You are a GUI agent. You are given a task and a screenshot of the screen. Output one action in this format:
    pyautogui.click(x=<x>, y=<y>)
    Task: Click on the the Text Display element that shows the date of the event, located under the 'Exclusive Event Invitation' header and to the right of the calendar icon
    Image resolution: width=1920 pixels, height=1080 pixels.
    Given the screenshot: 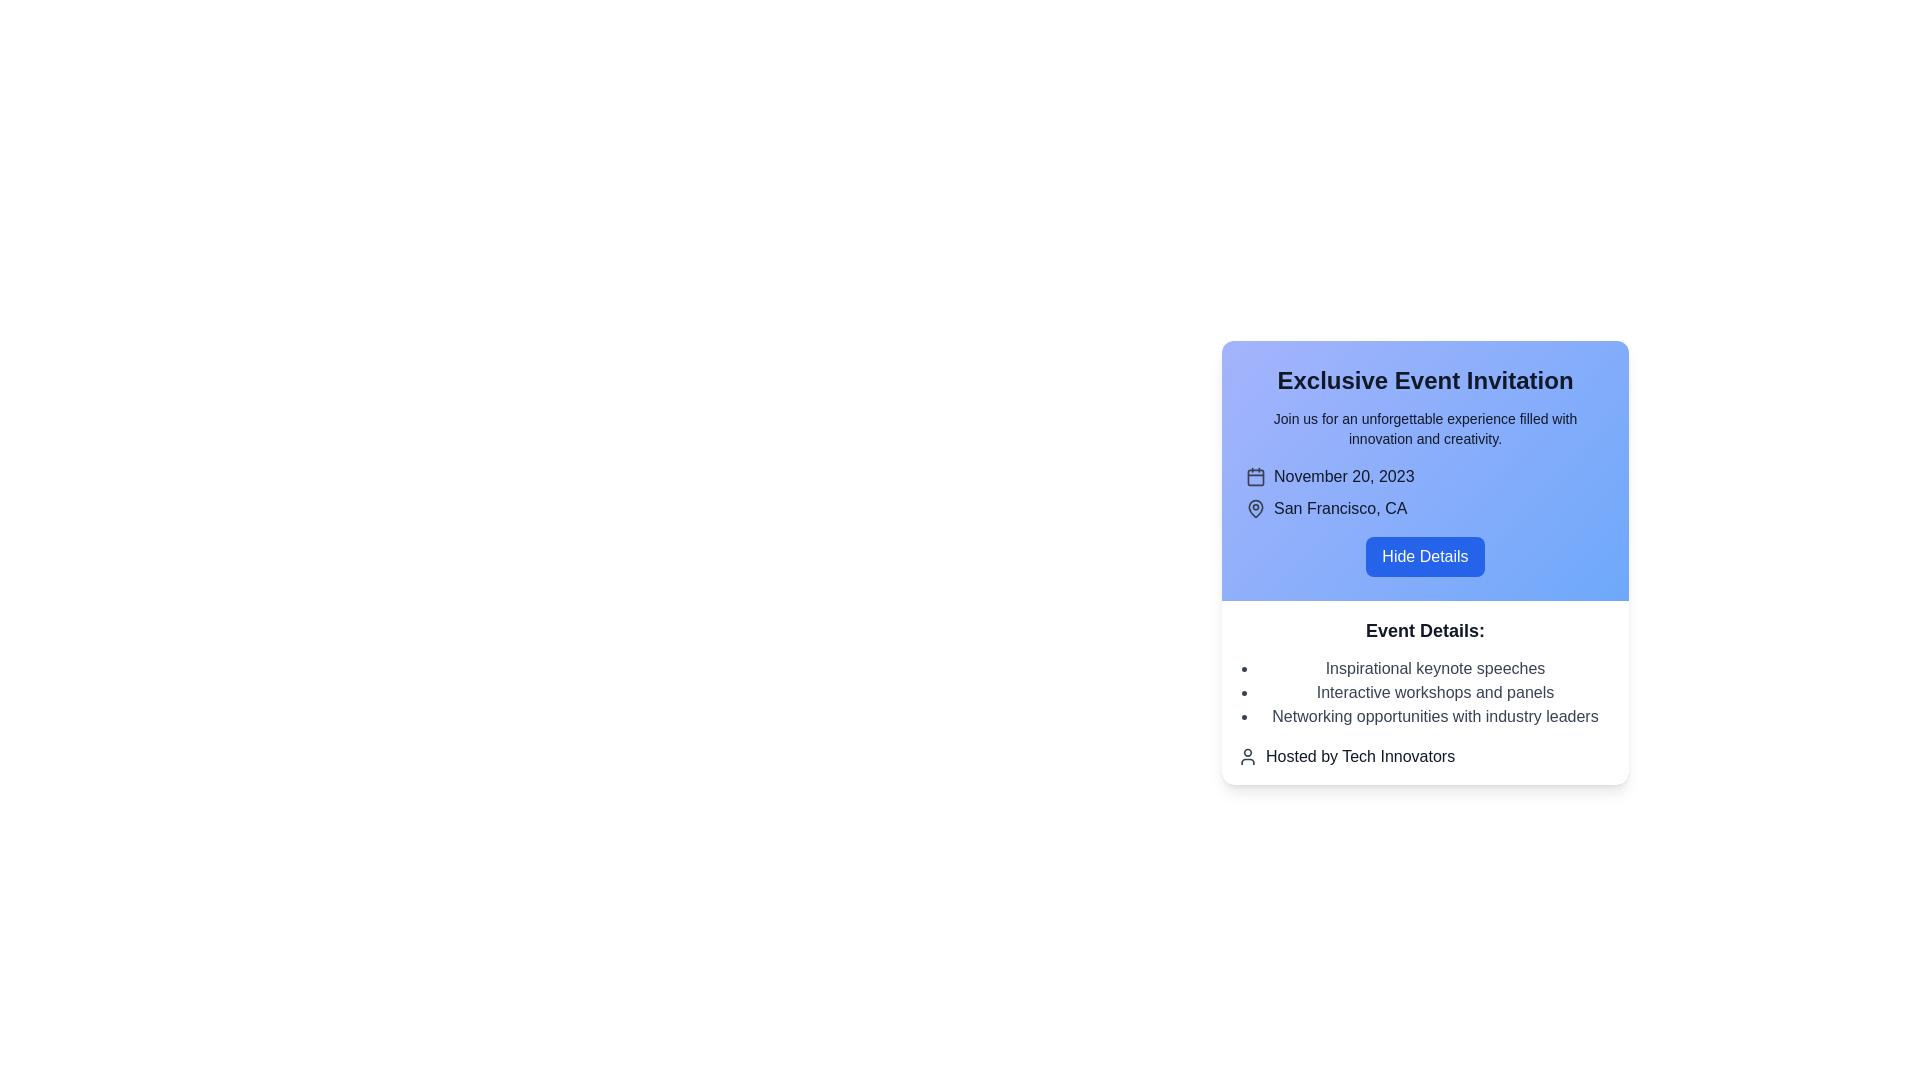 What is the action you would take?
    pyautogui.click(x=1344, y=477)
    